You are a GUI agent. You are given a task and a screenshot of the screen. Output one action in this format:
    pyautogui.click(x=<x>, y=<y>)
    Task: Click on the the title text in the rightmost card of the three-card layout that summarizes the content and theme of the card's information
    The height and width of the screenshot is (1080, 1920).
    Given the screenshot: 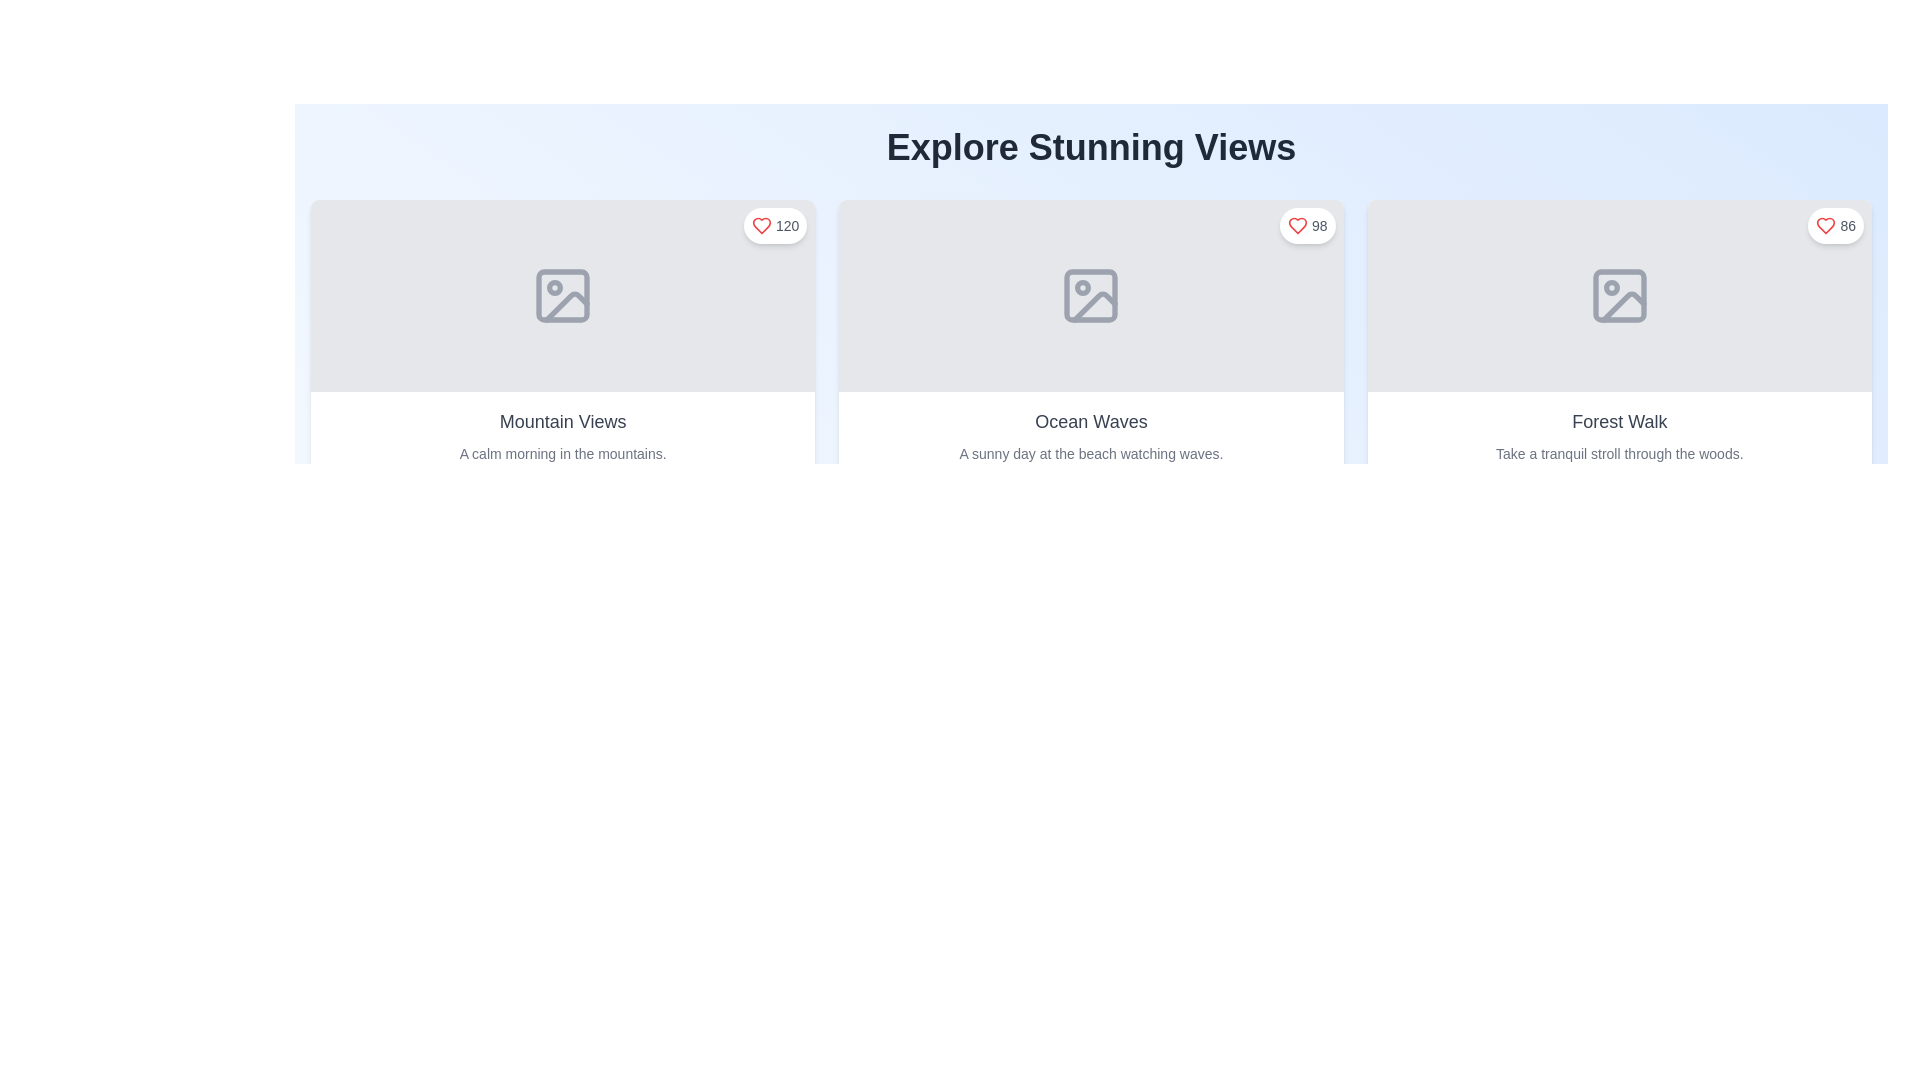 What is the action you would take?
    pyautogui.click(x=1619, y=420)
    